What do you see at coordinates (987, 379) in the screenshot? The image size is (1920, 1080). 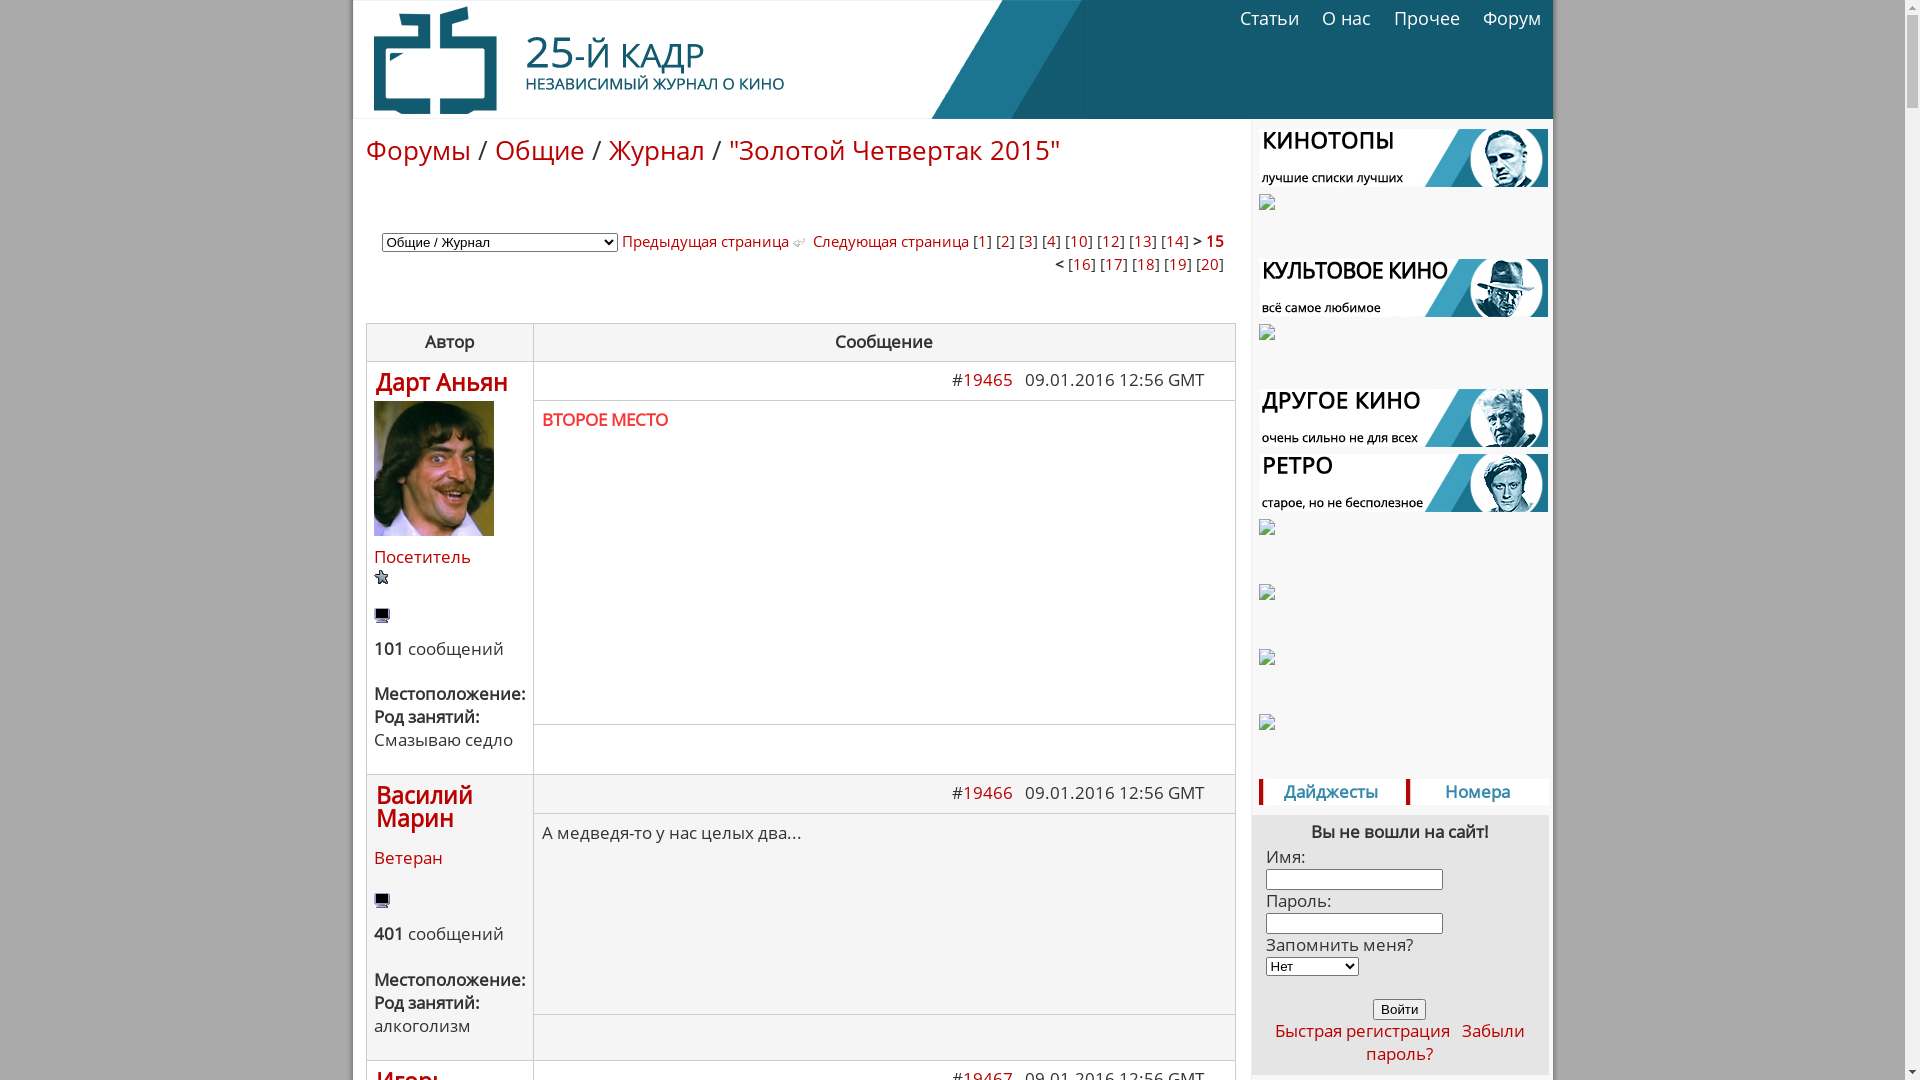 I see `'19465'` at bounding box center [987, 379].